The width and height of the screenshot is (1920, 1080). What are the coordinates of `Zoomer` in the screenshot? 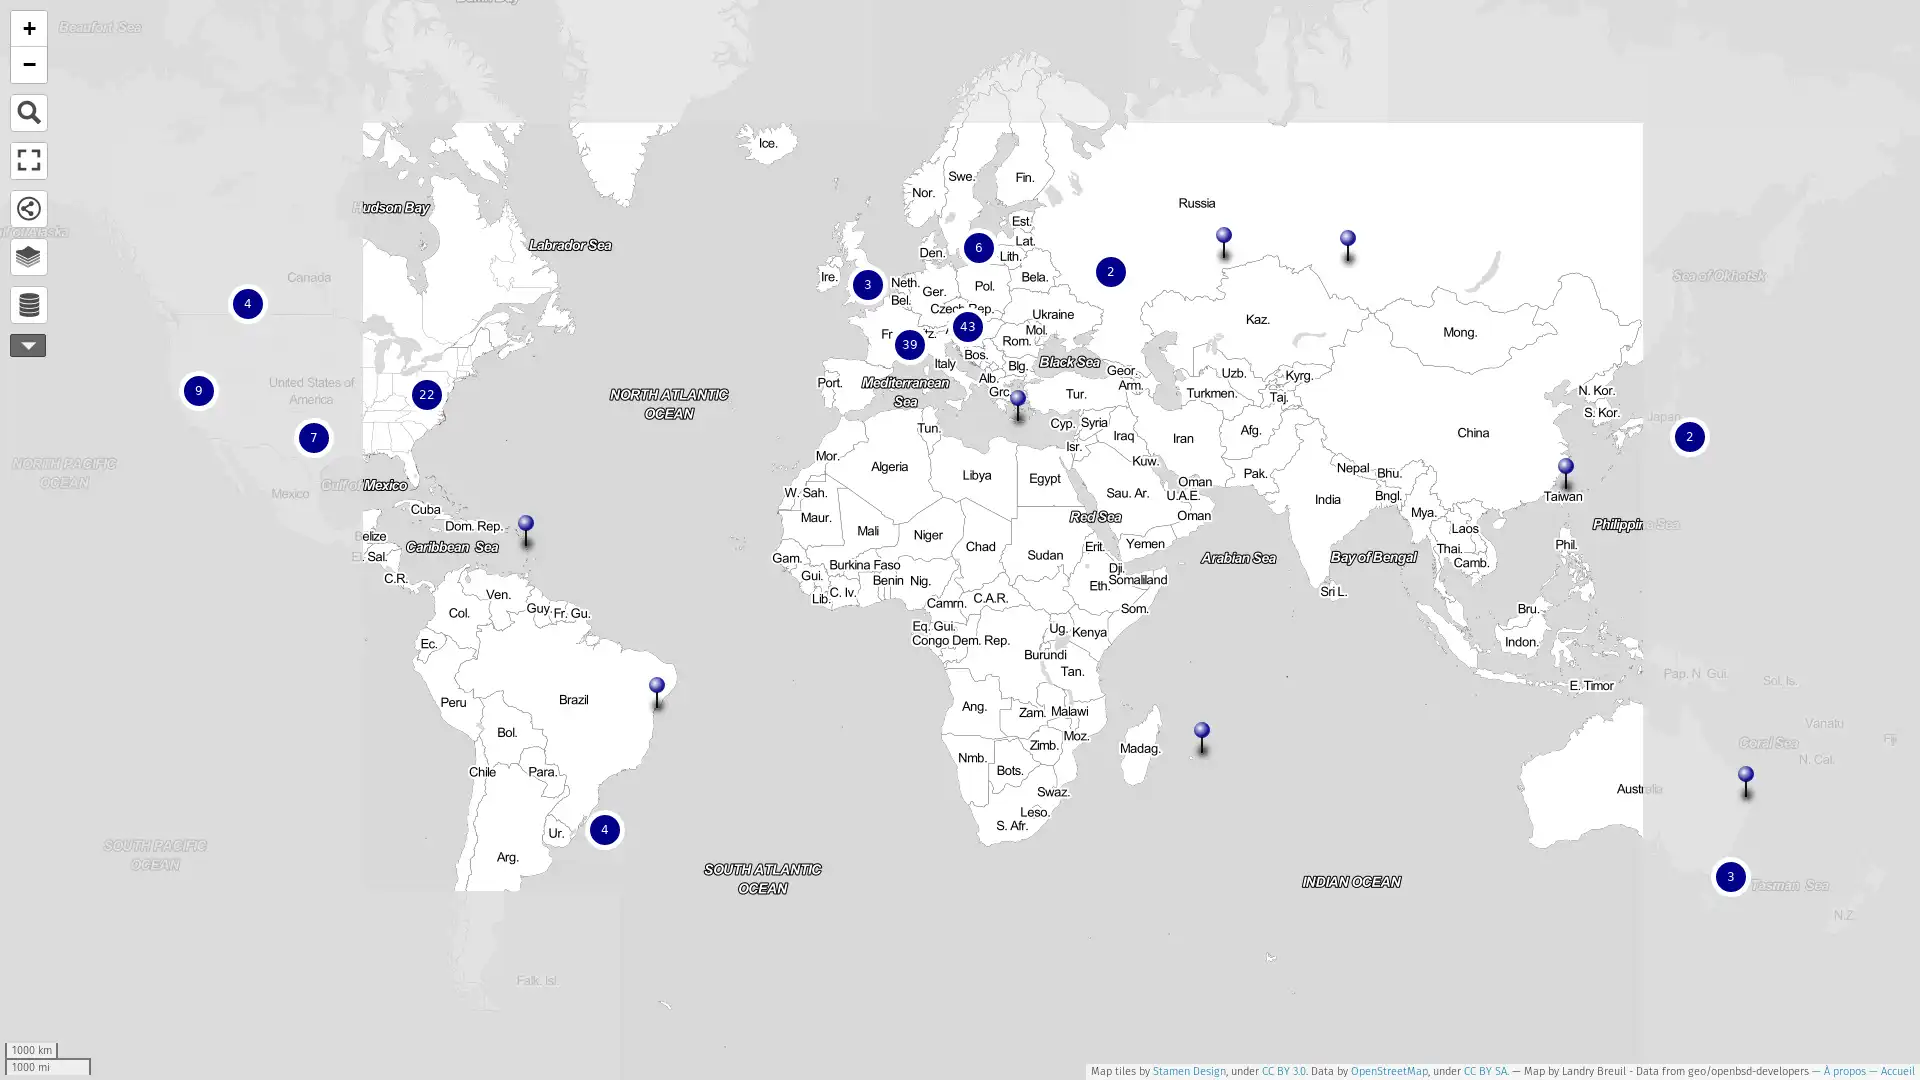 It's located at (28, 29).